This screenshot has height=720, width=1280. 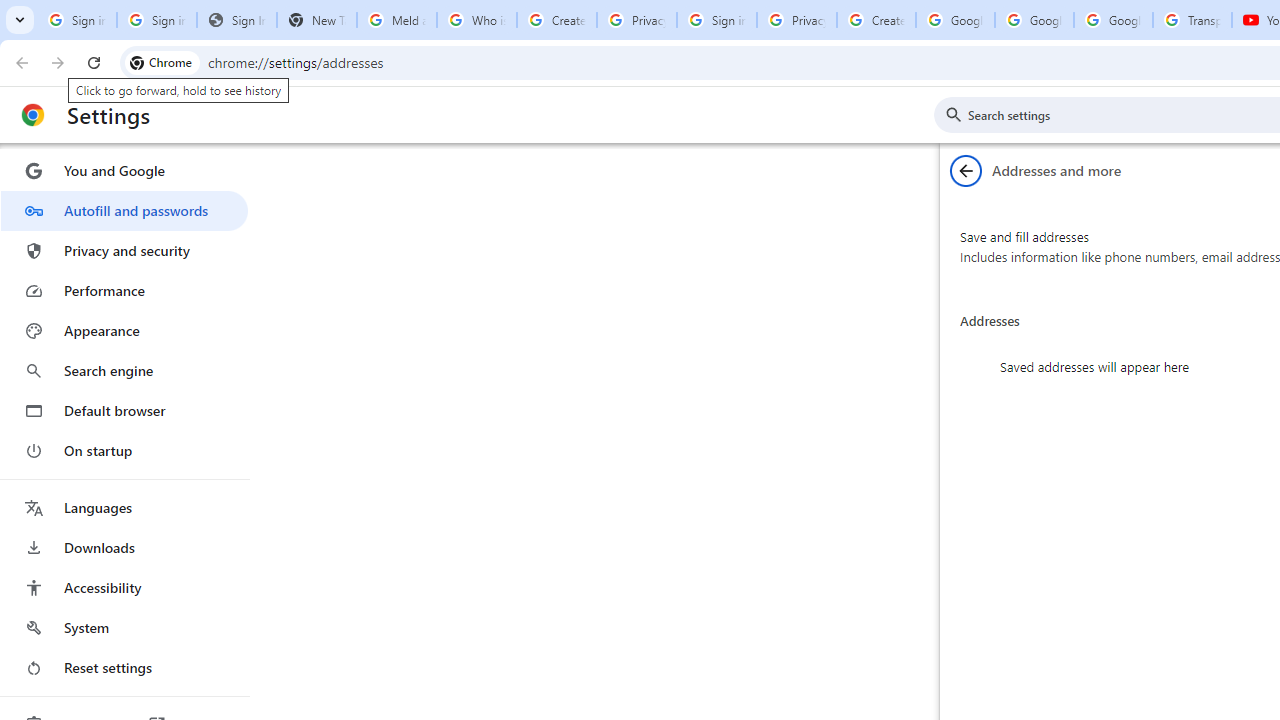 I want to click on 'You and Google', so click(x=123, y=170).